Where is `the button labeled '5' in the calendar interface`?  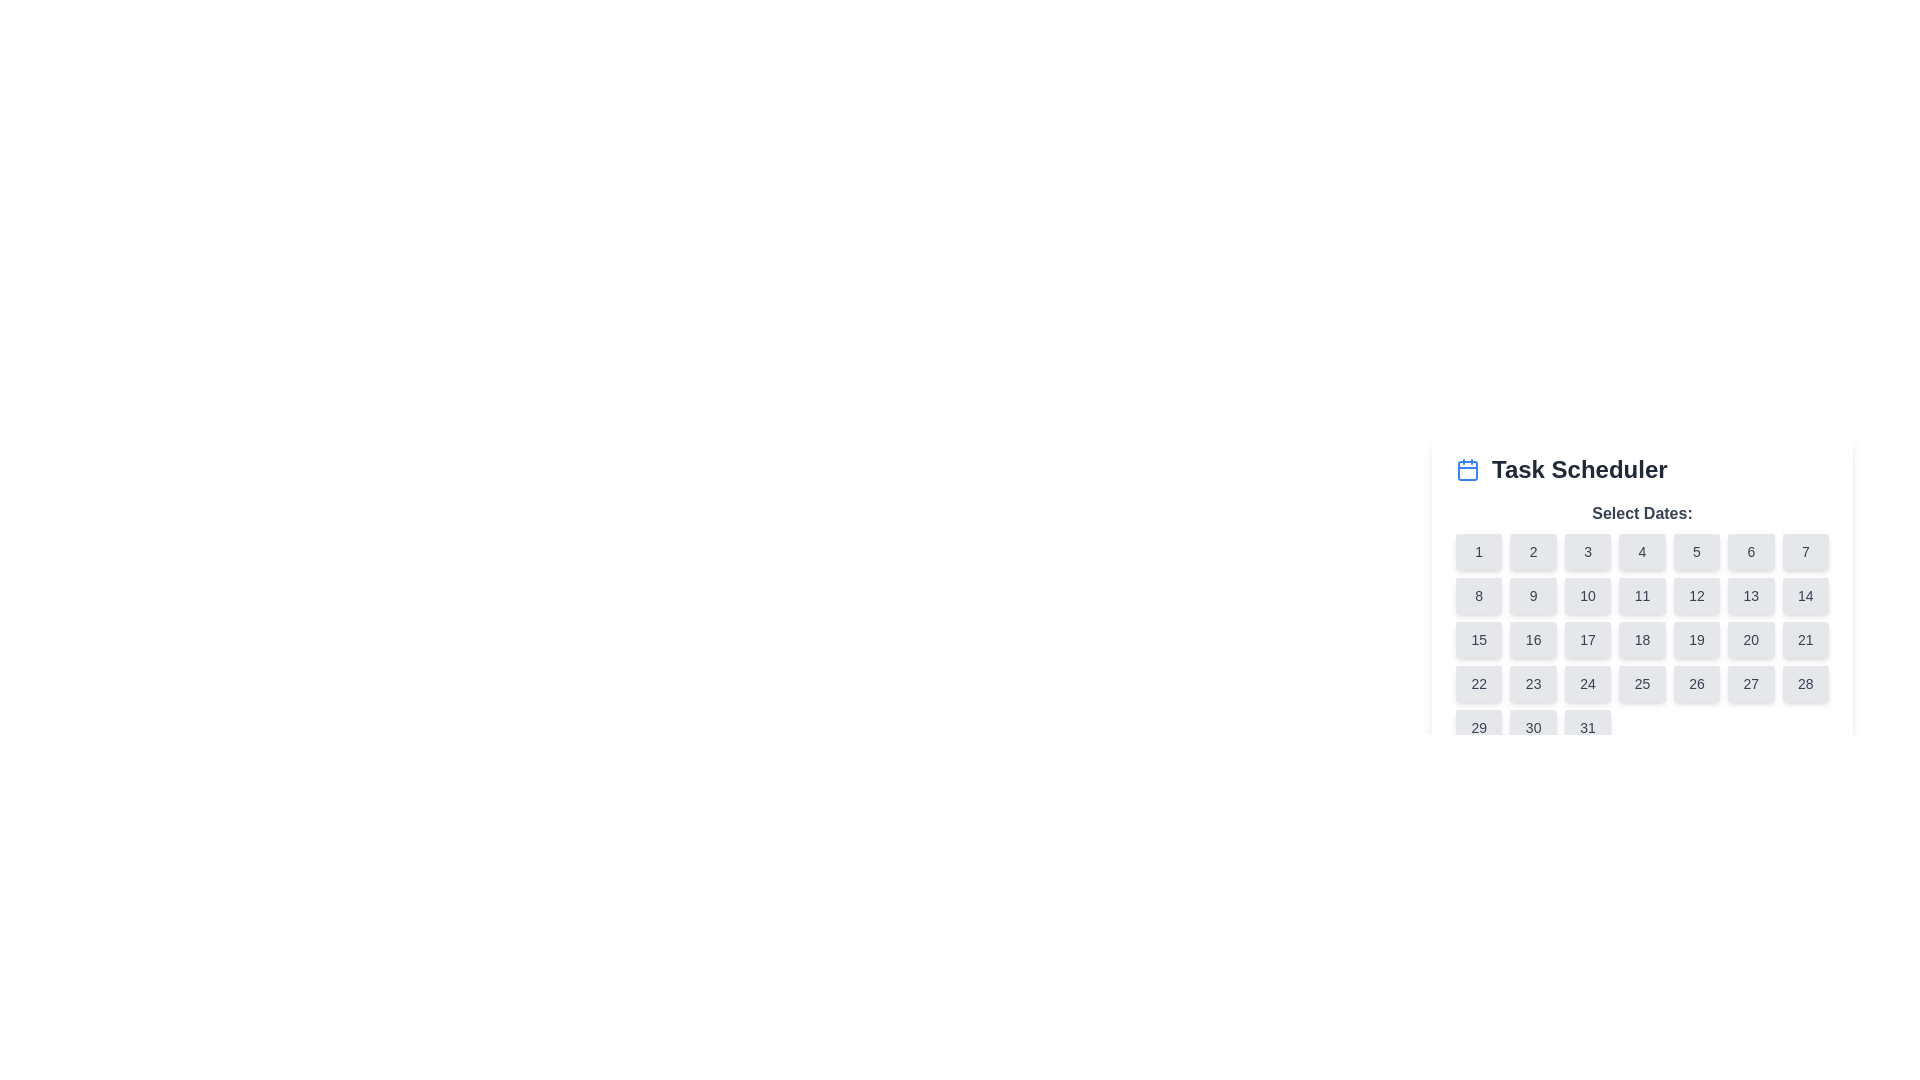 the button labeled '5' in the calendar interface is located at coordinates (1695, 551).